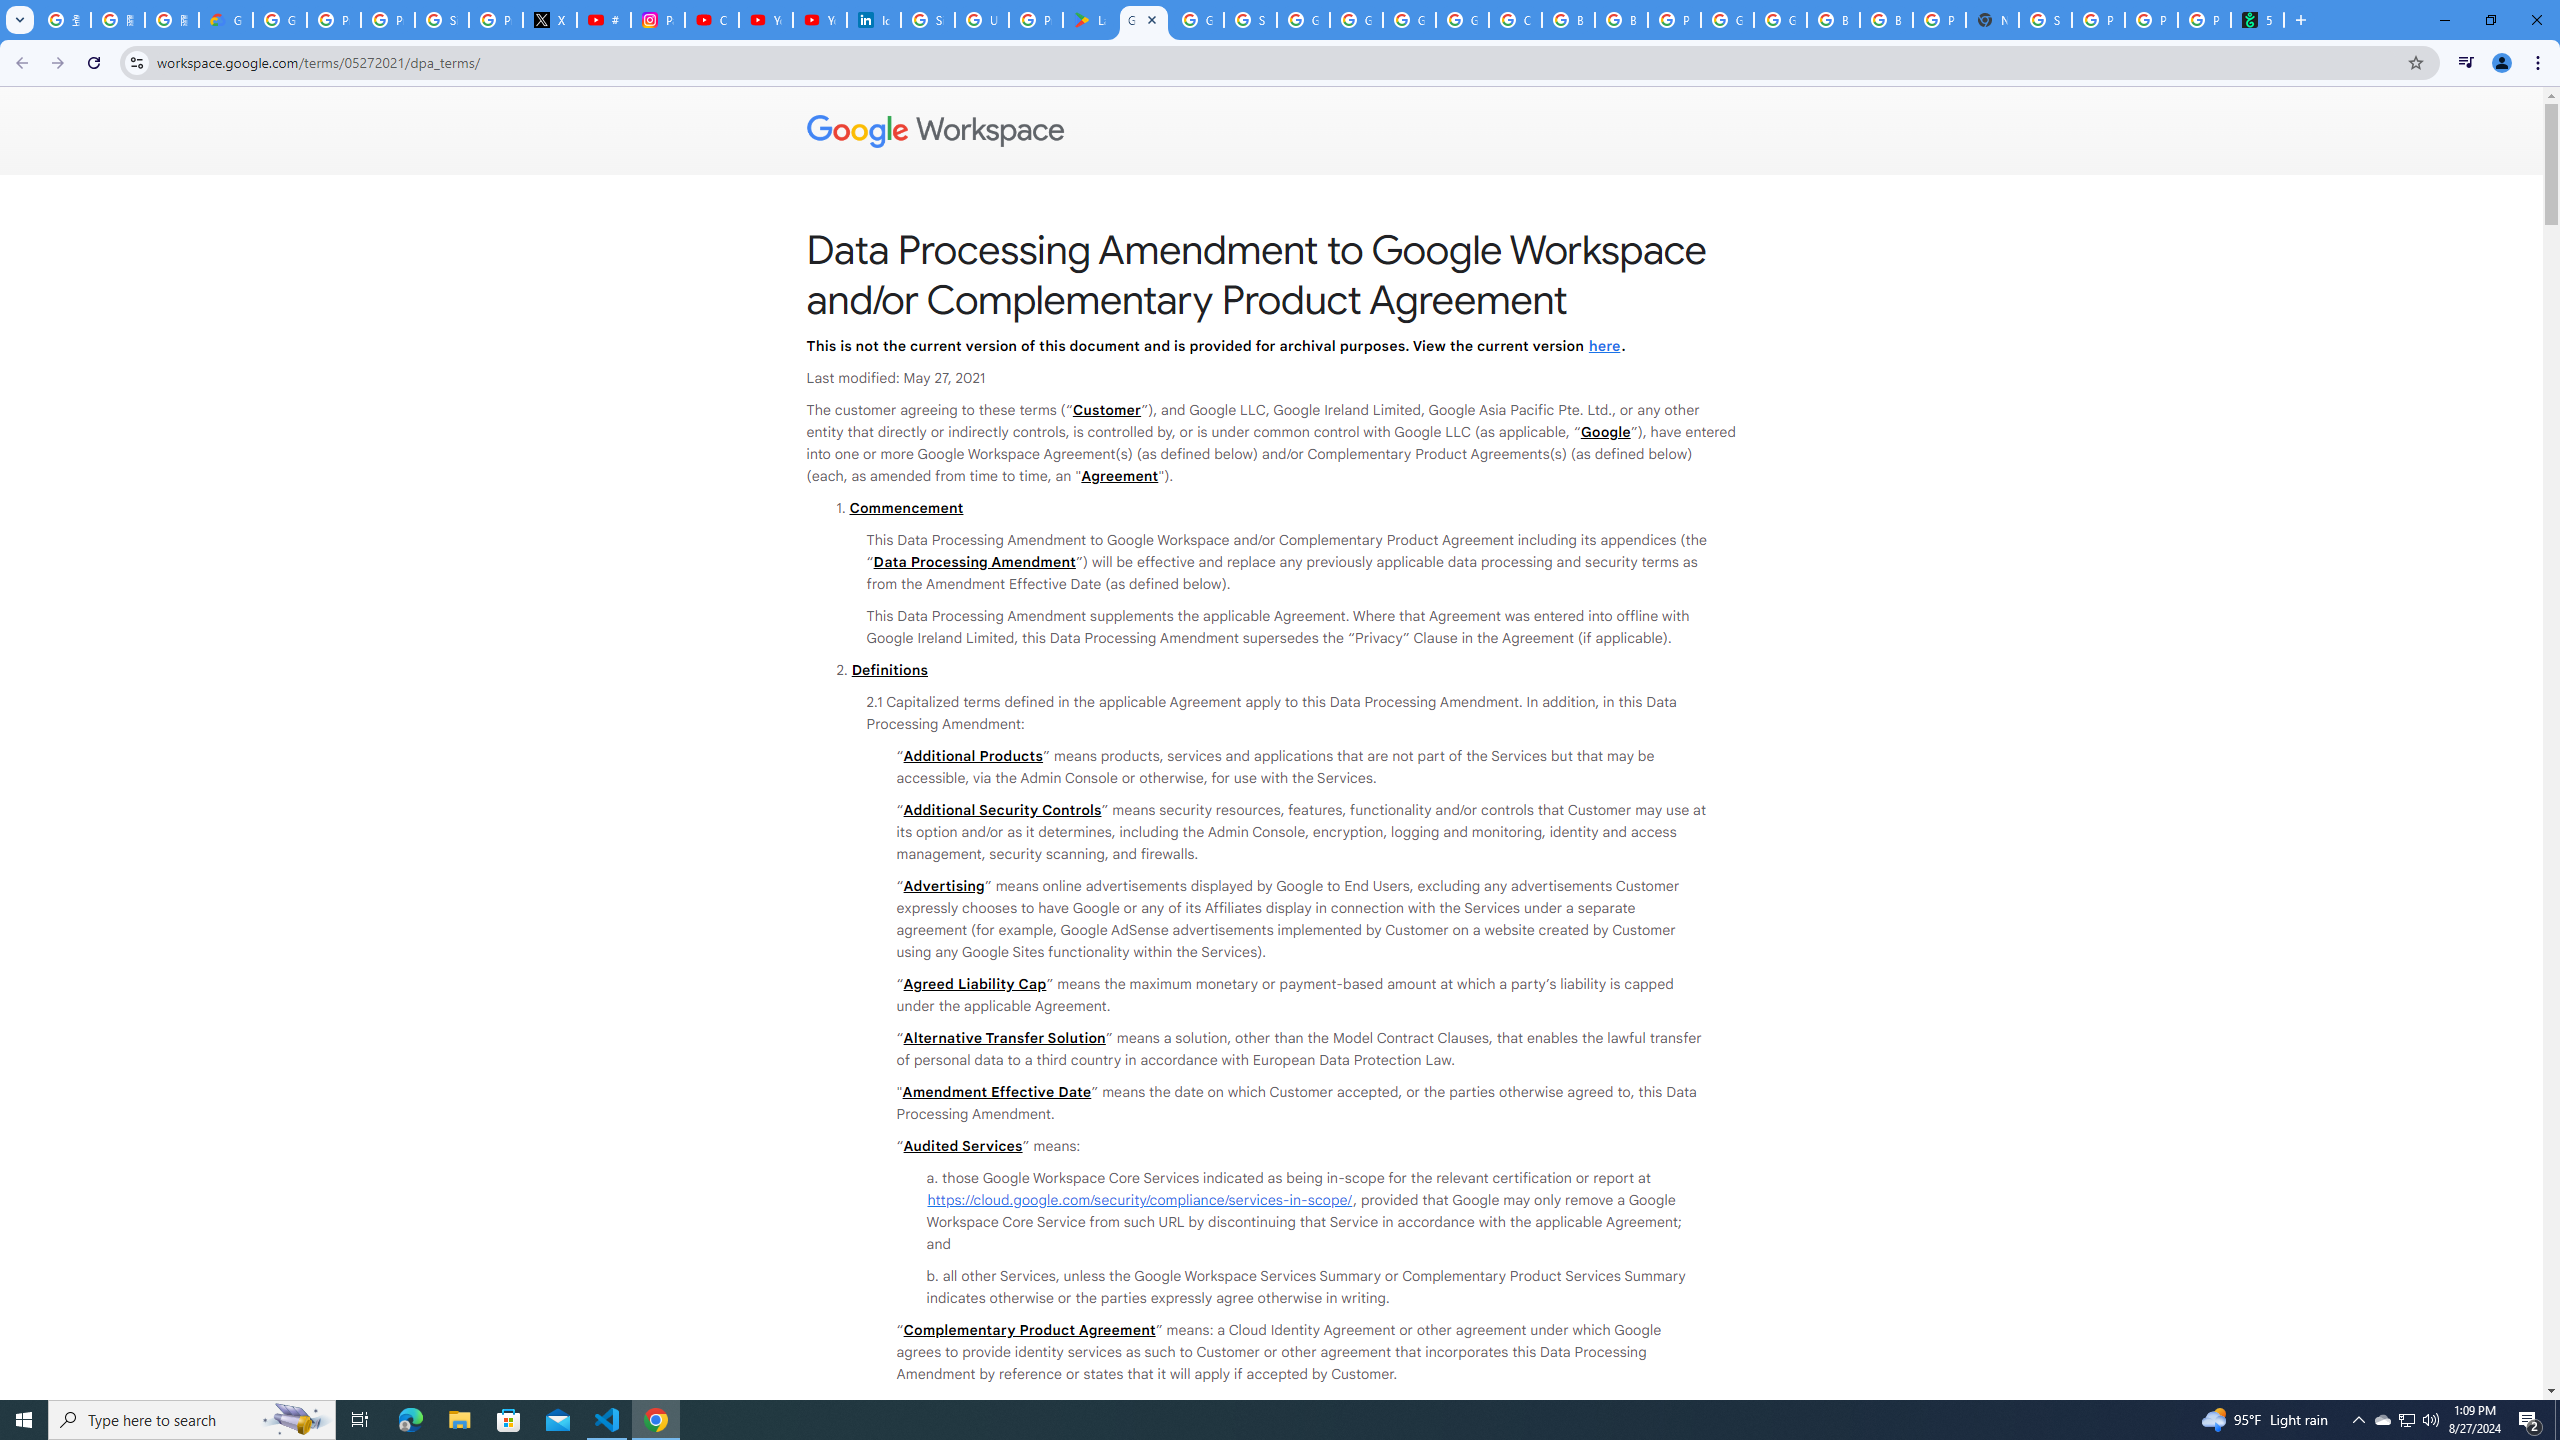  Describe the element at coordinates (1886, 19) in the screenshot. I see `'Browse Chrome as a guest - Computer - Google Chrome Help'` at that location.